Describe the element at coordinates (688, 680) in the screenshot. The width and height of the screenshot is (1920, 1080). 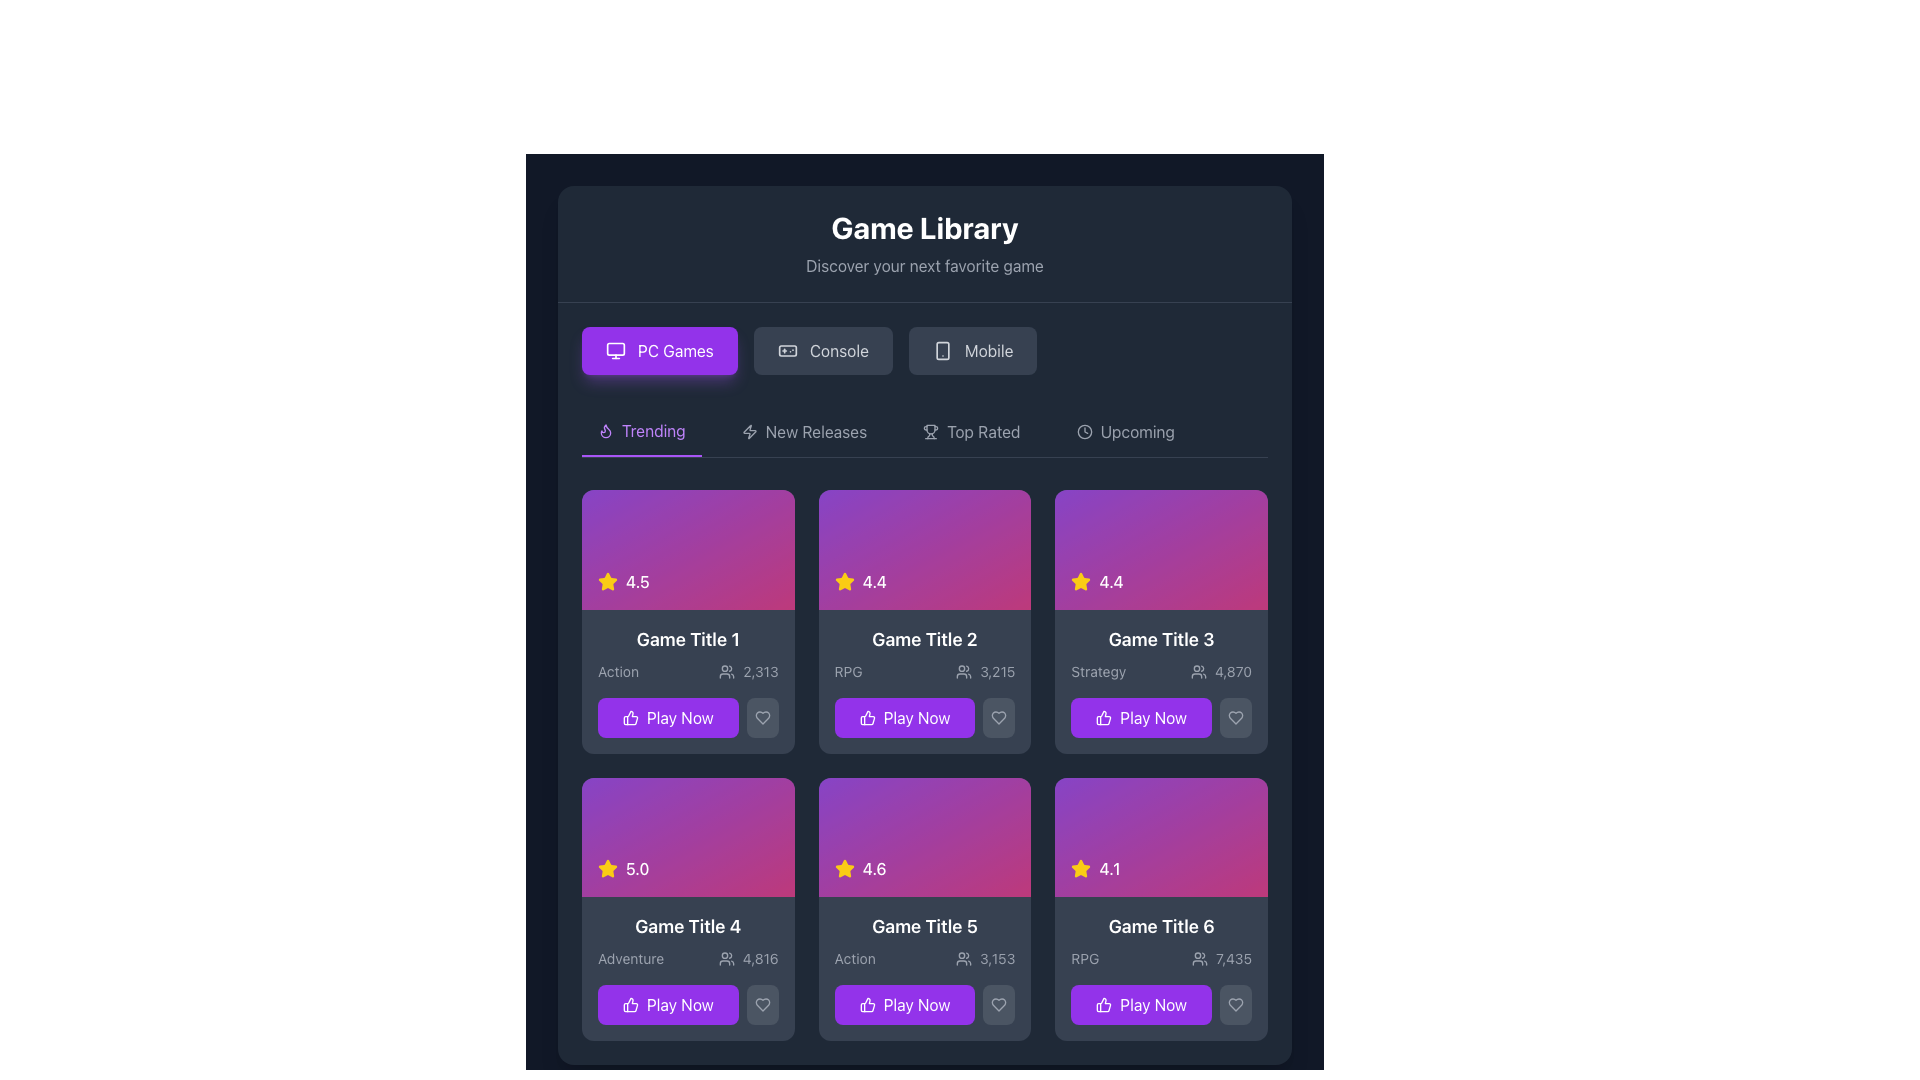
I see `the 'Play Now' button on the Informational Card located in the first column and second row of the 'Trending' section, which features a dark background and rounded corners` at that location.